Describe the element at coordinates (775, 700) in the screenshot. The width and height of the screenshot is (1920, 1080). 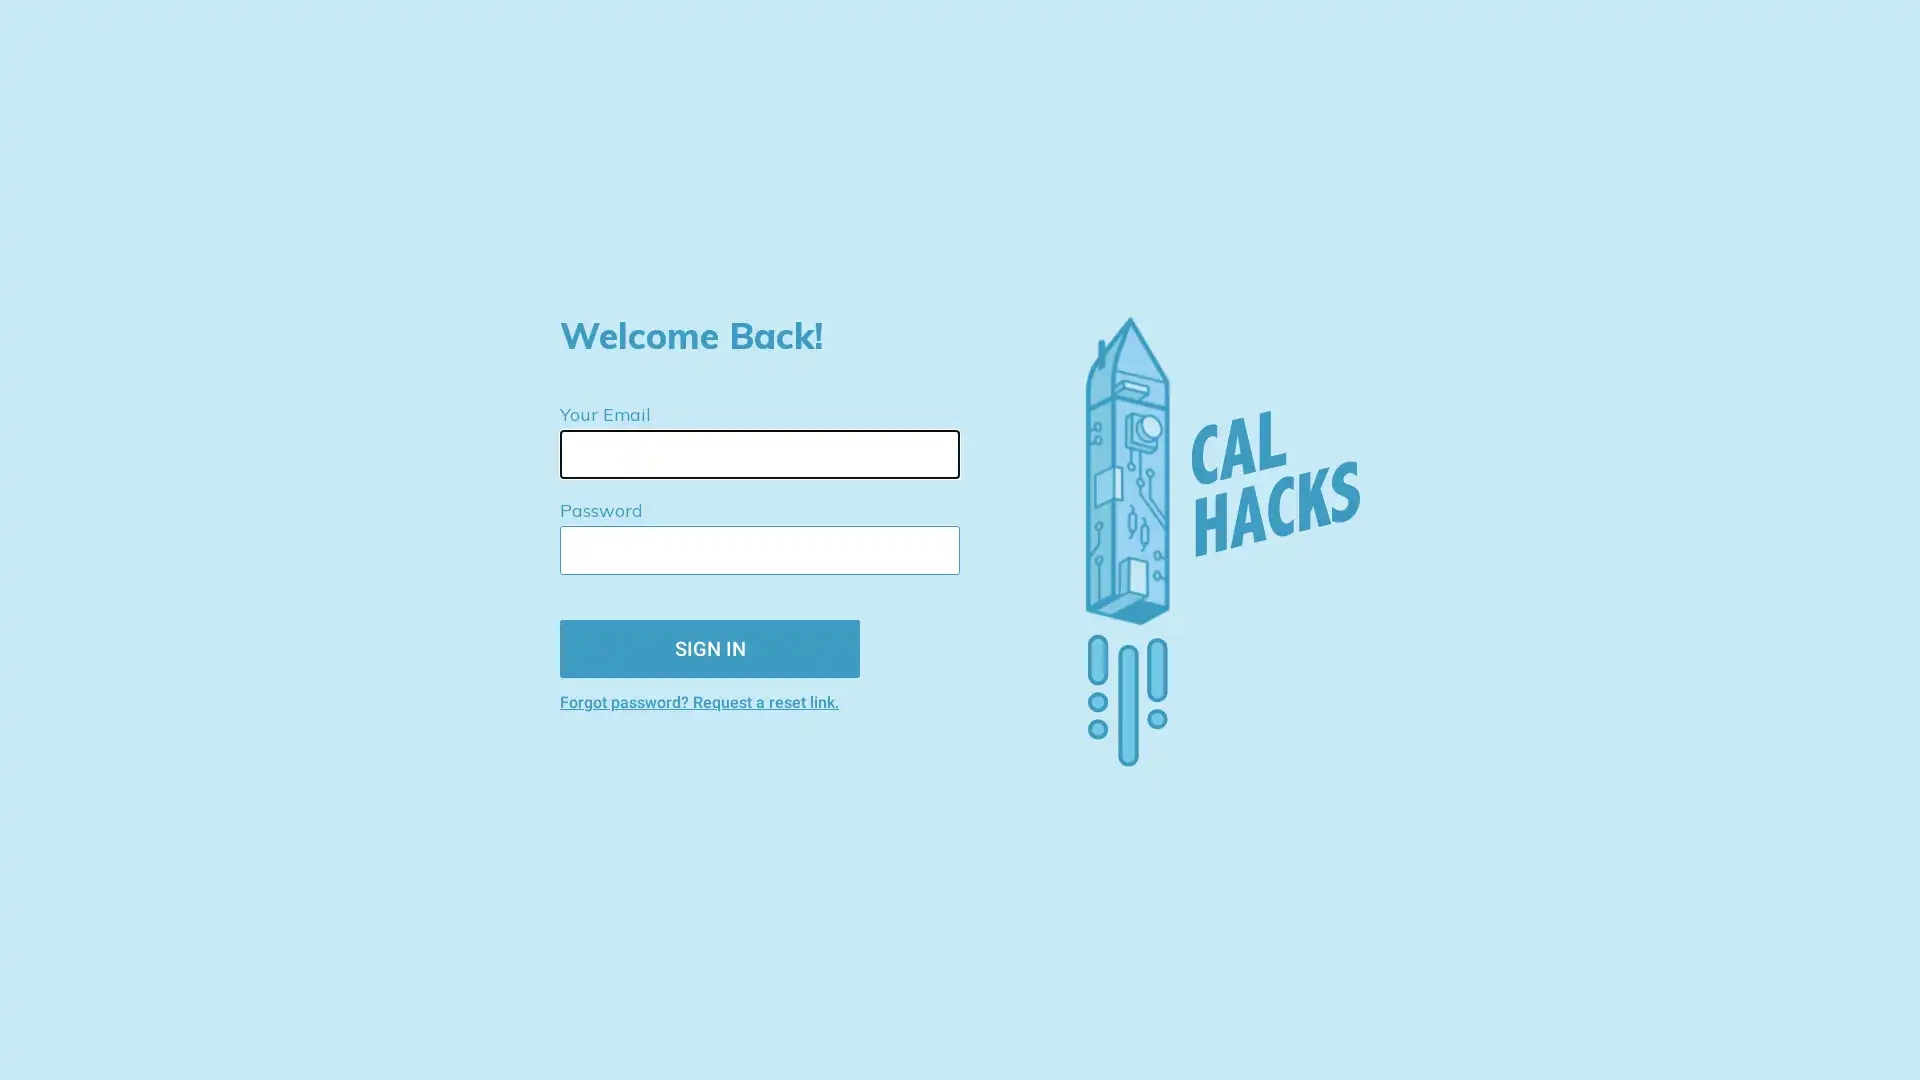
I see `Forgot password? Request a reset link.` at that location.